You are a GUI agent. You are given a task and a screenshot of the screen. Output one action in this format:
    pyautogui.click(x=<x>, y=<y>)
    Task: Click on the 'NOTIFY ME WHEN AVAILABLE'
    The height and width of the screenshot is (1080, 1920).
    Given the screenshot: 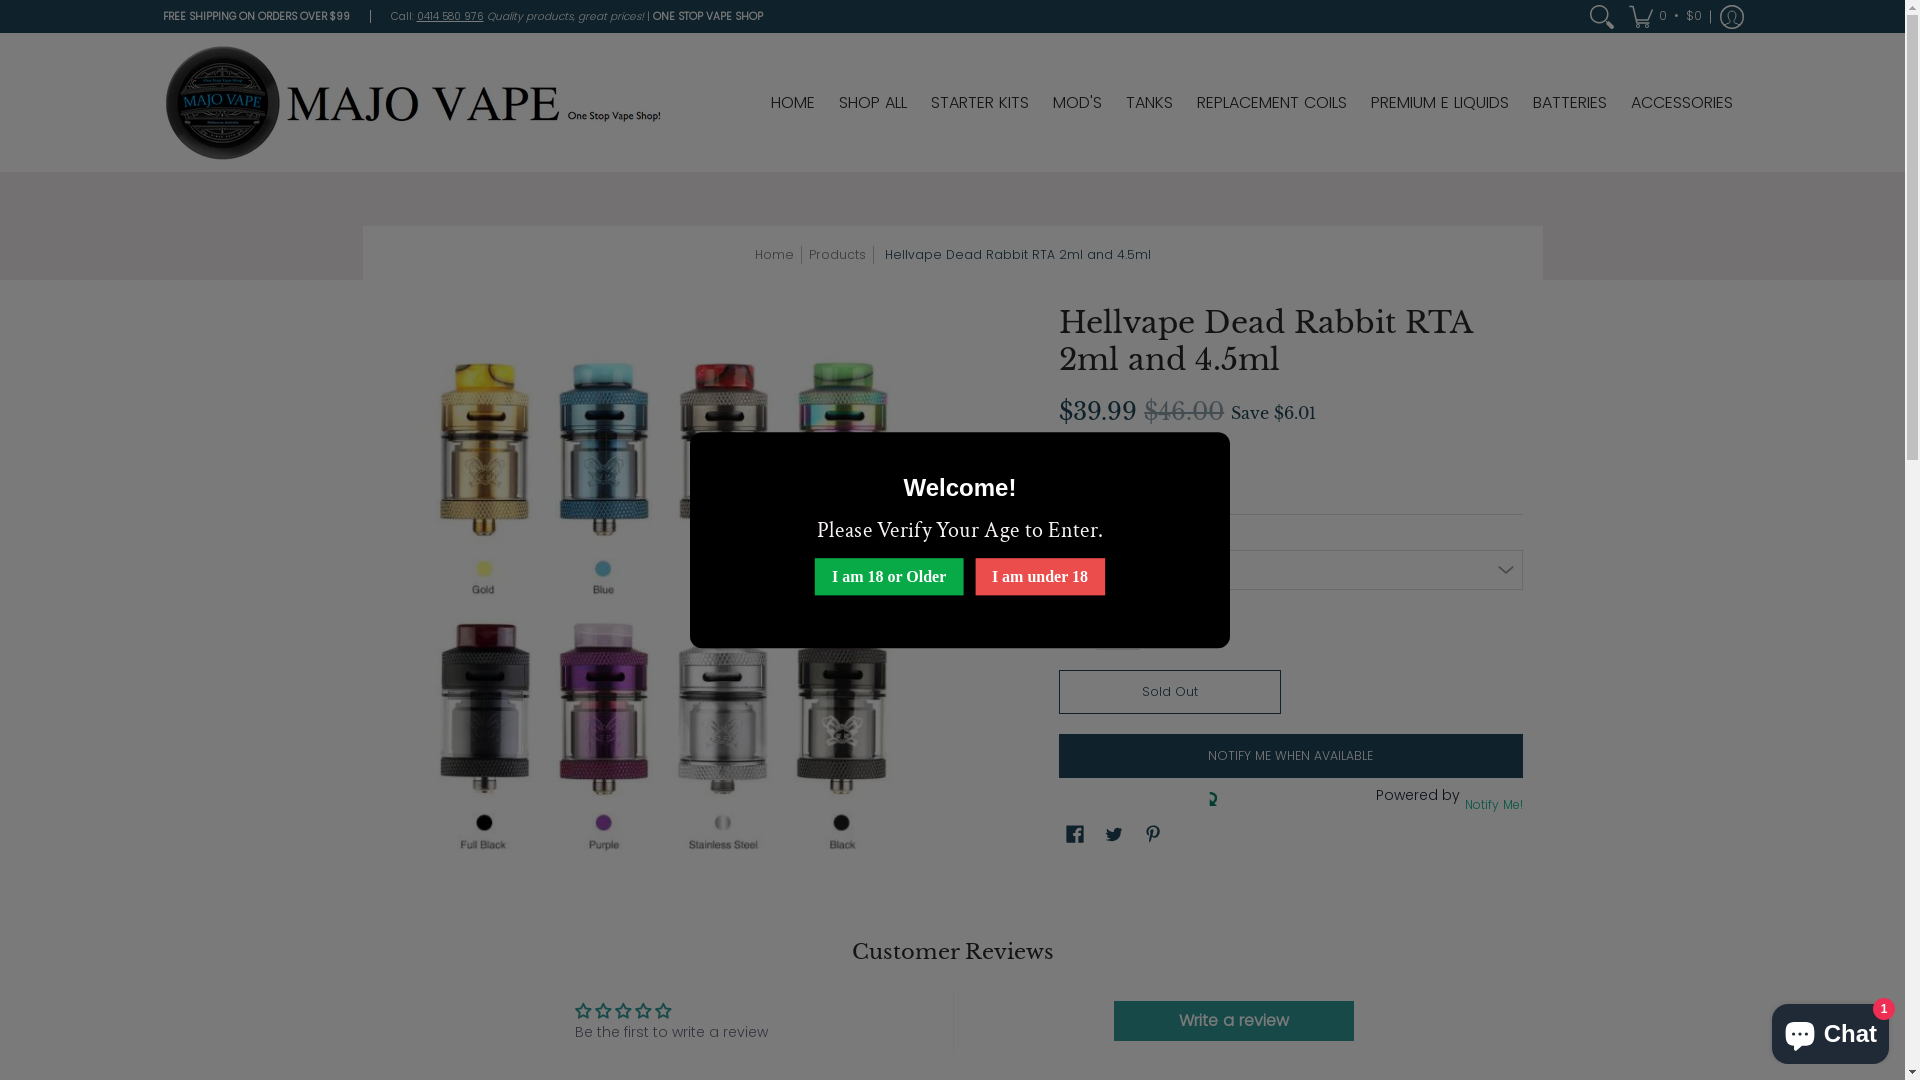 What is the action you would take?
    pyautogui.click(x=1290, y=756)
    